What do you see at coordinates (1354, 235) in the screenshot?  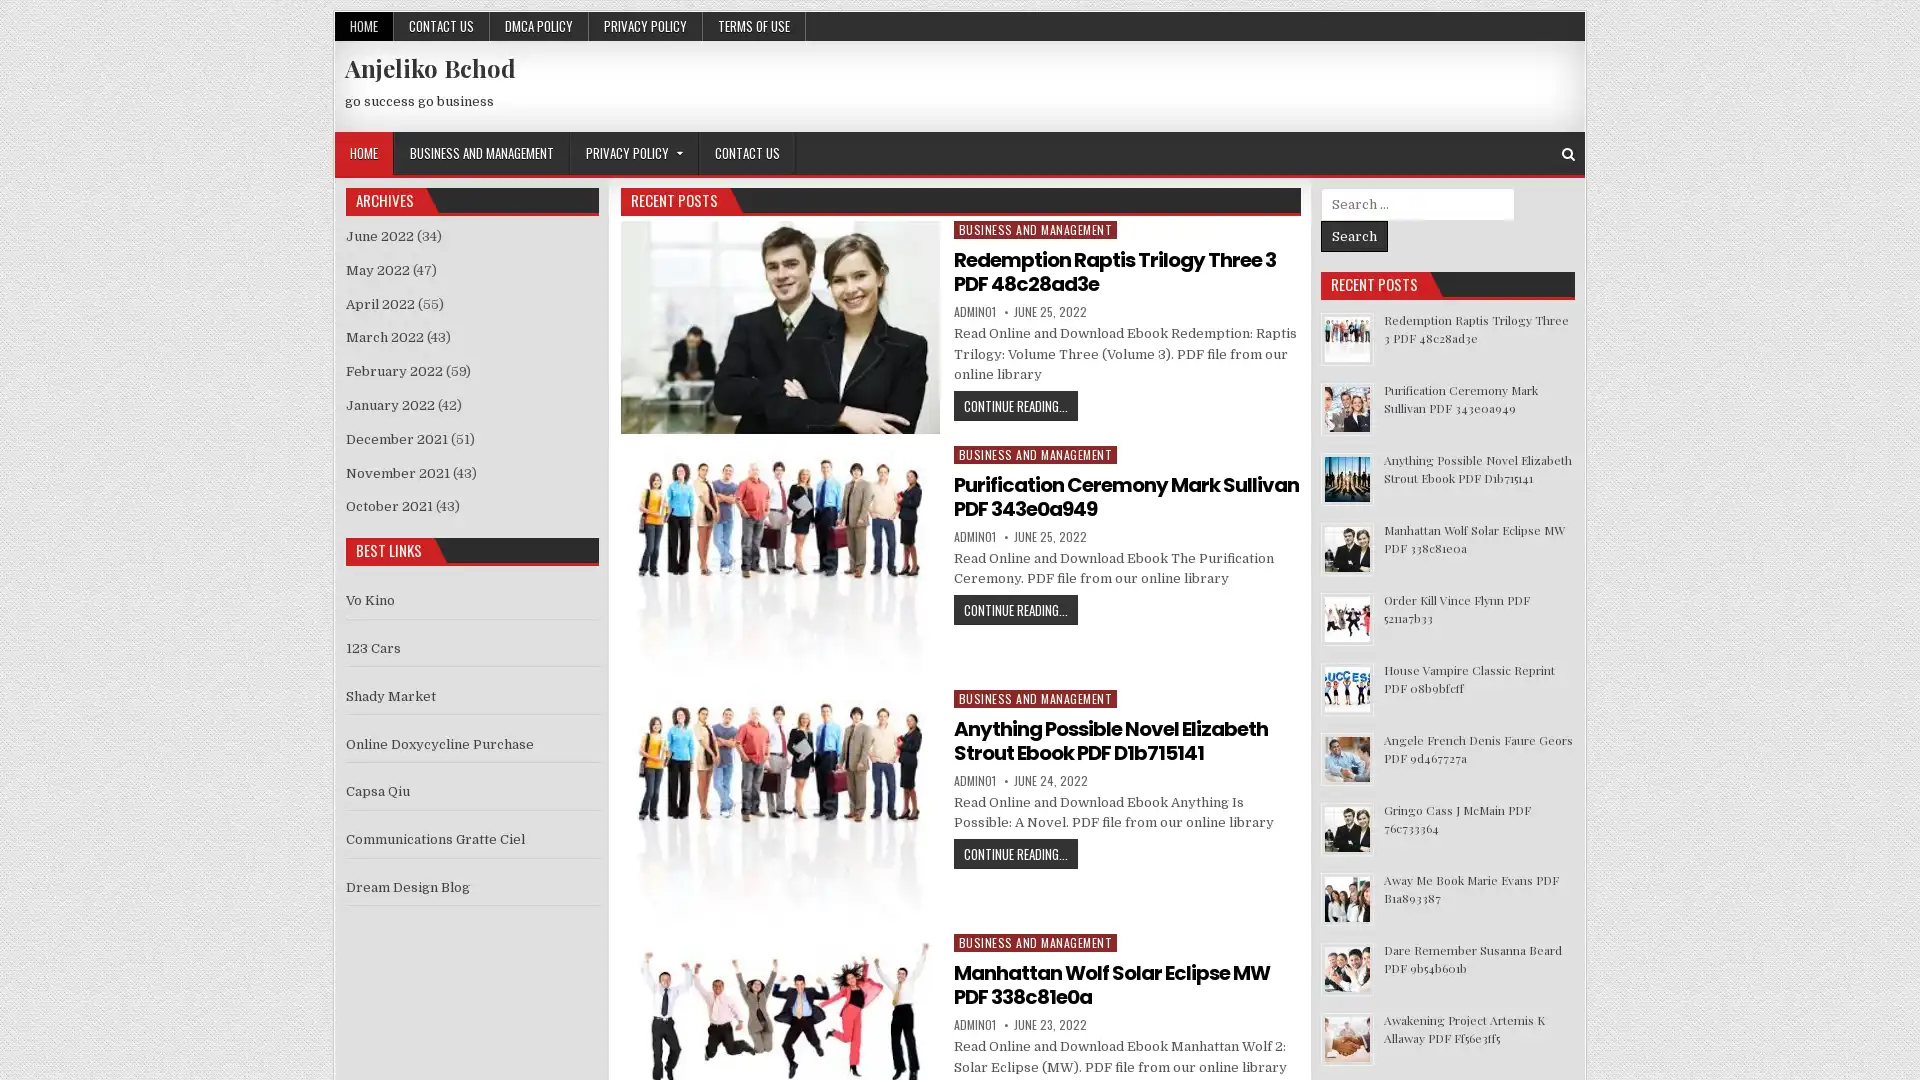 I see `Search` at bounding box center [1354, 235].